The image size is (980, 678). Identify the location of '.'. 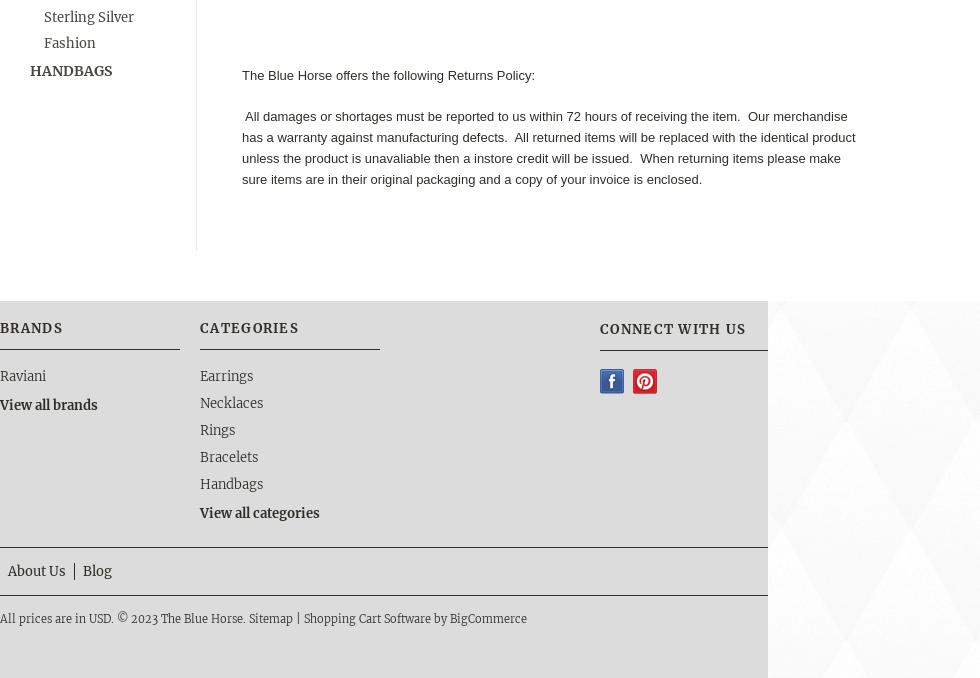
(112, 616).